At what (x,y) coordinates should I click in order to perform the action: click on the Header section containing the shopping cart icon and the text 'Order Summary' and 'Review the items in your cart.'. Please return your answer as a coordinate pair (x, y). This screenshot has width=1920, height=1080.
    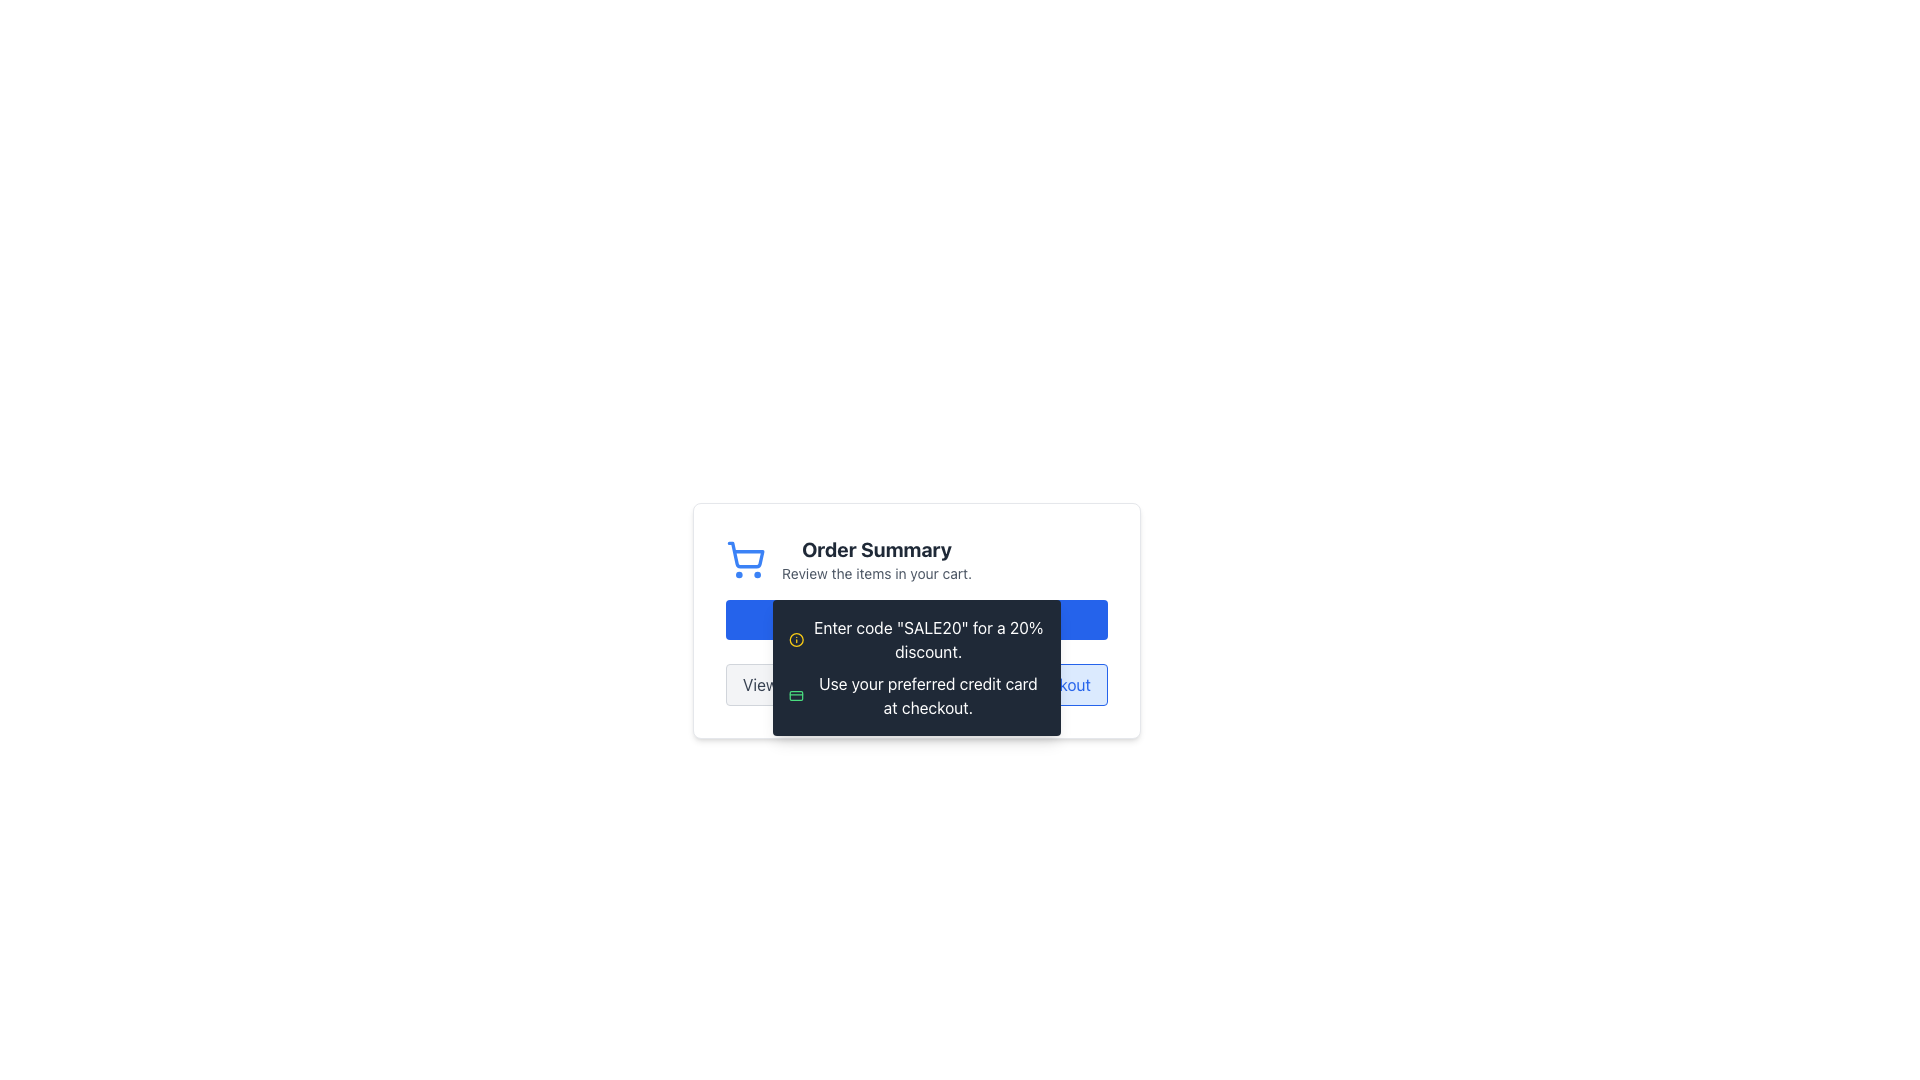
    Looking at the image, I should click on (915, 559).